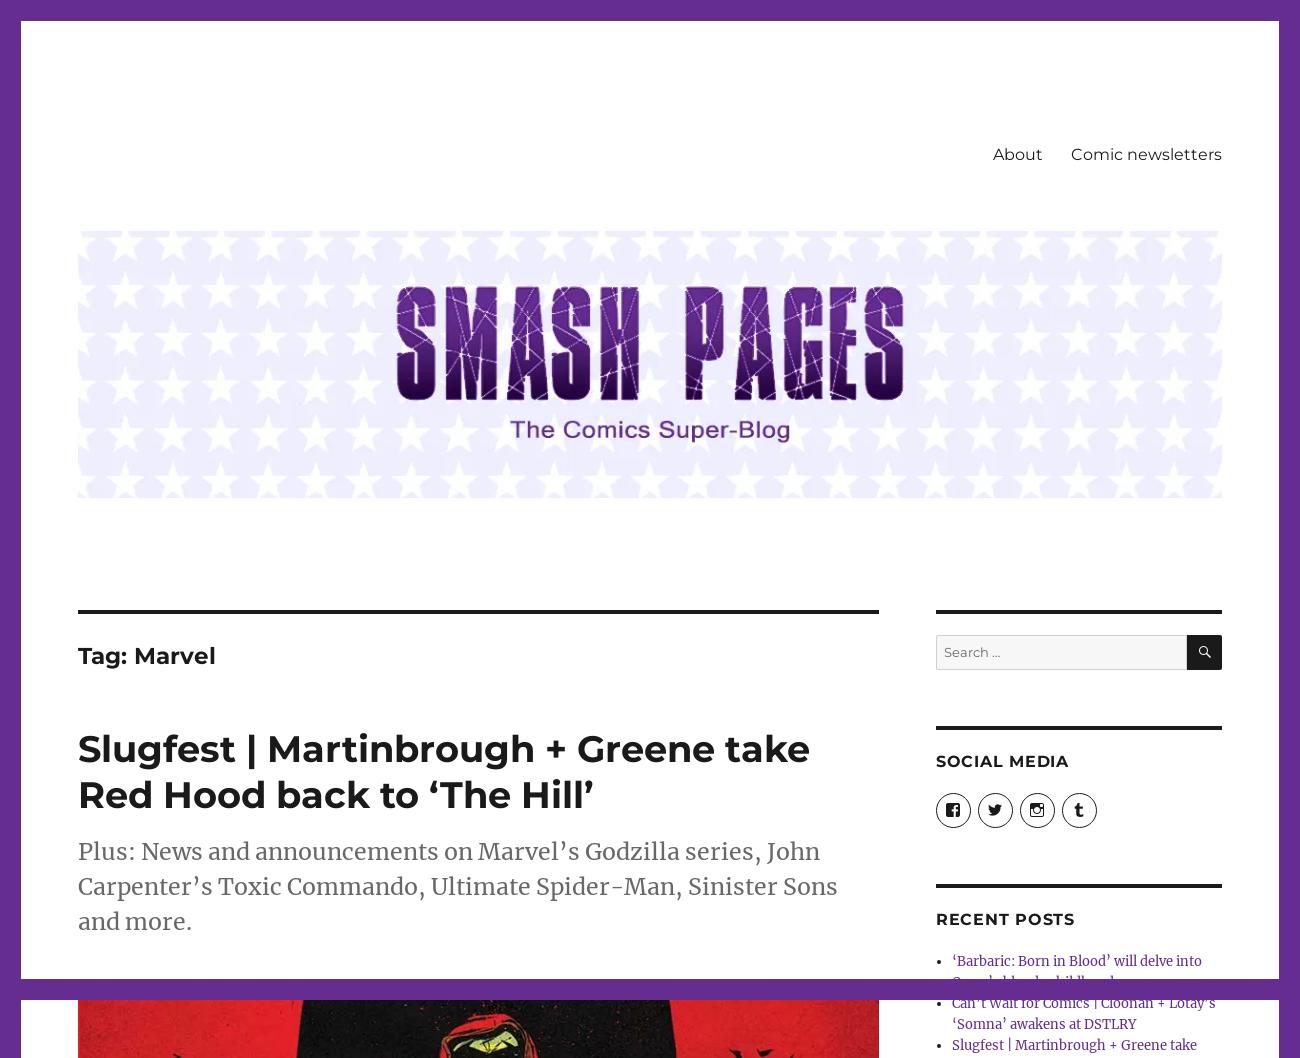 The image size is (1300, 1058). I want to click on 'Tag:', so click(105, 654).